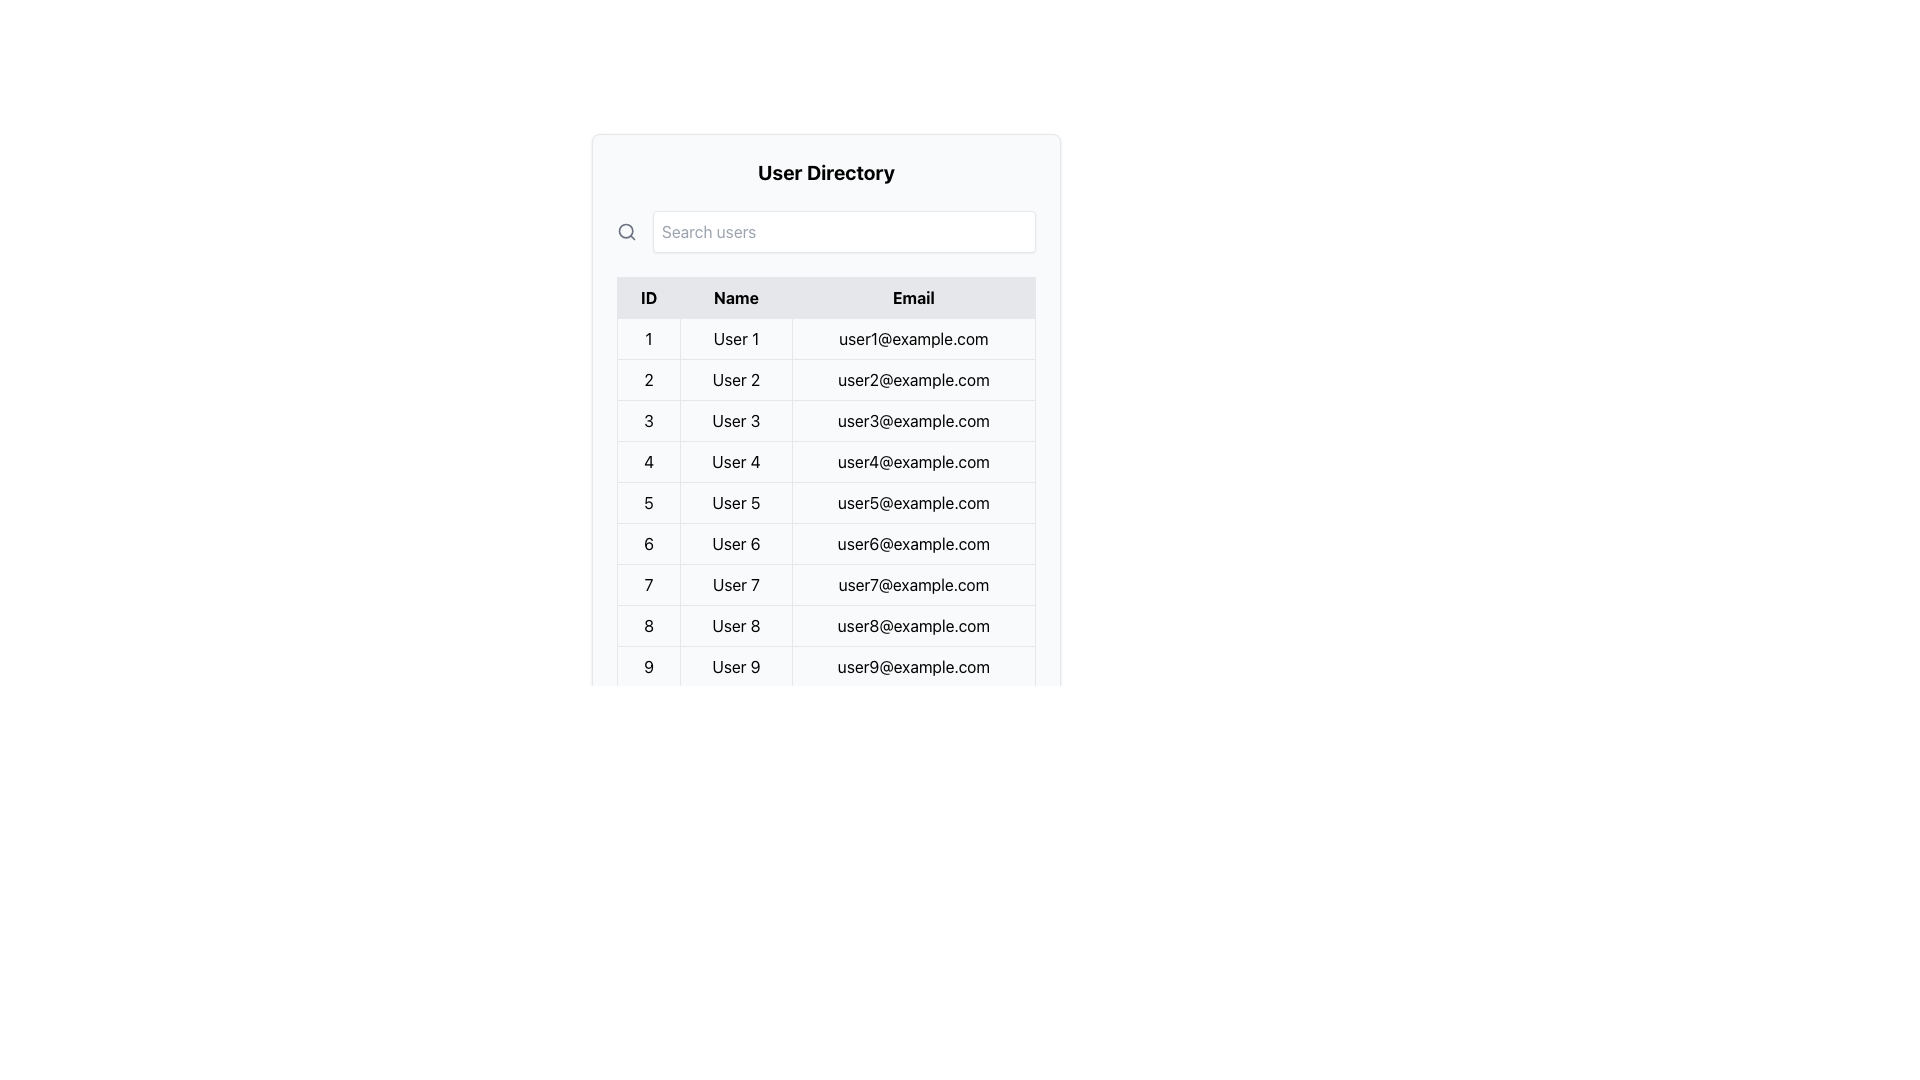 This screenshot has width=1920, height=1080. Describe the element at coordinates (826, 585) in the screenshot. I see `the seventh row of the user directory table` at that location.